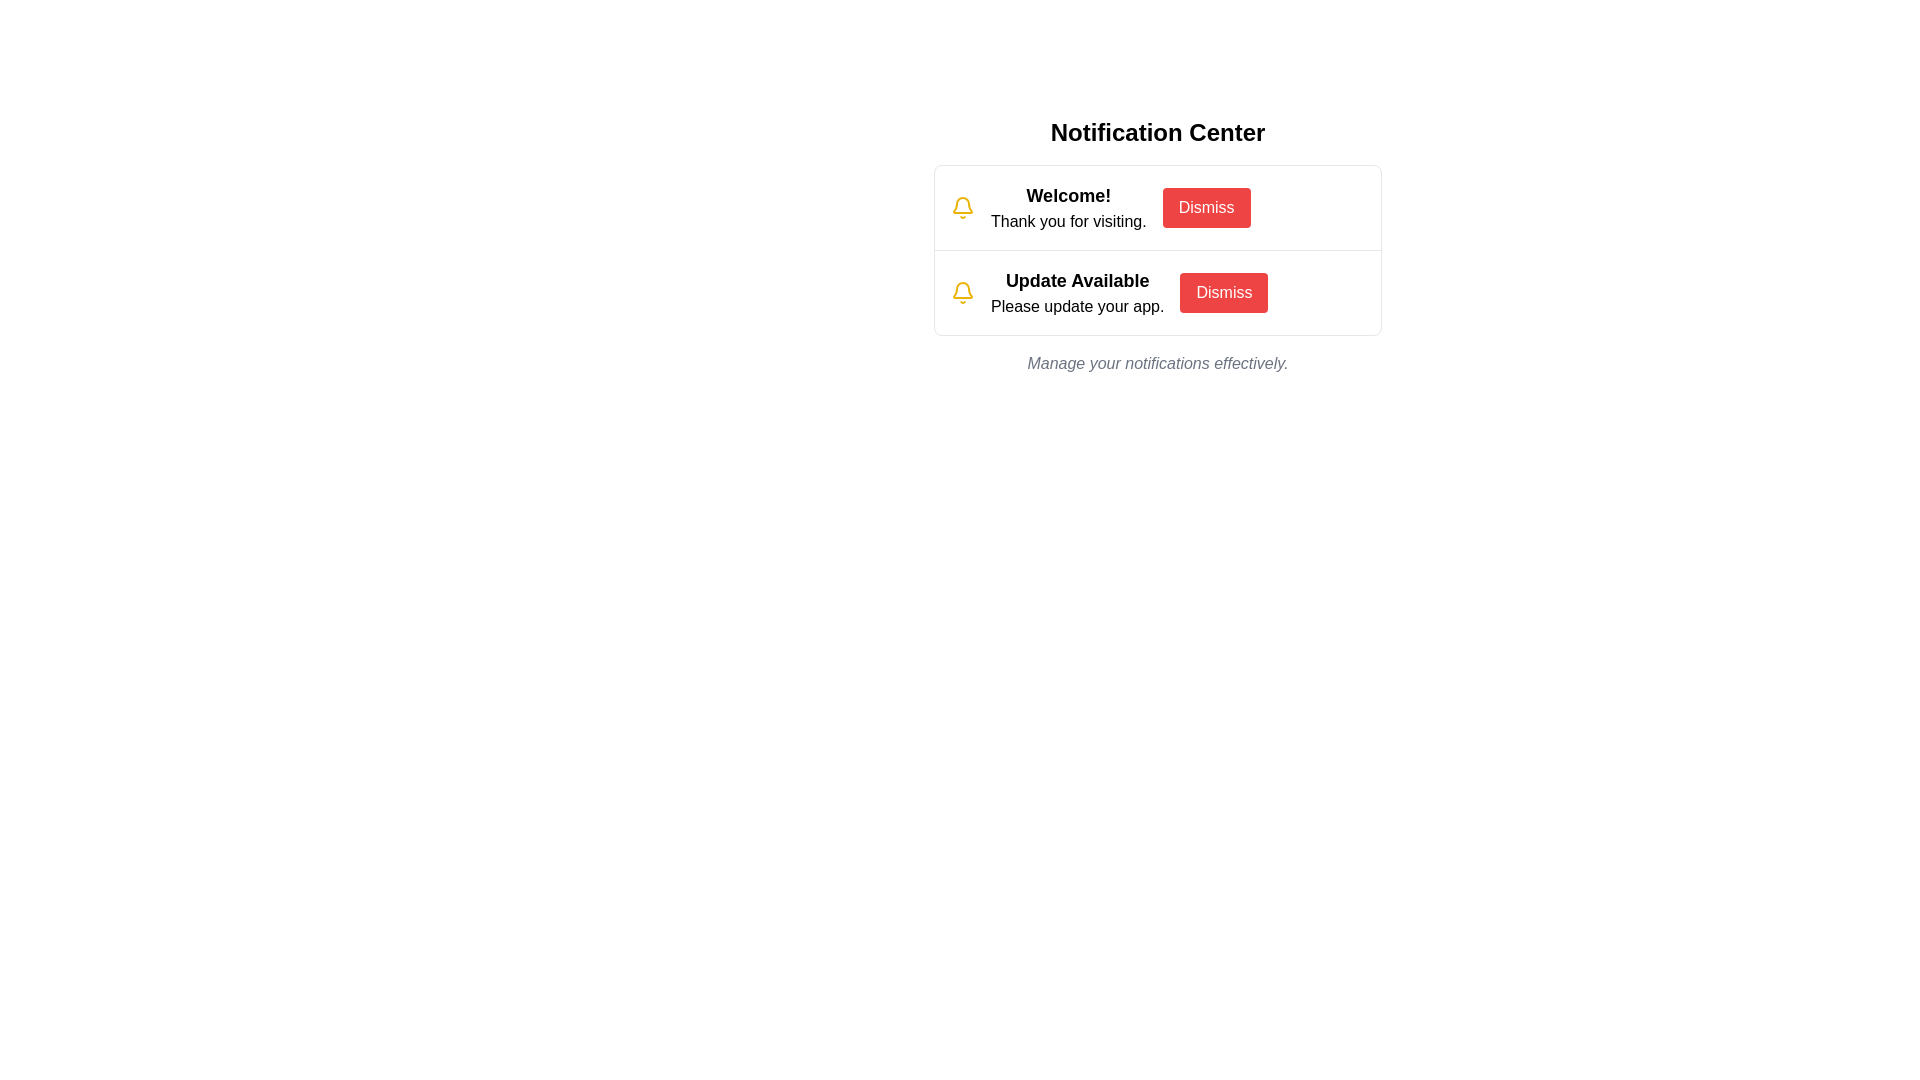 This screenshot has height=1080, width=1920. Describe the element at coordinates (1067, 196) in the screenshot. I see `the 'Welcome!' text label, which serves as the title of the notification and is positioned directly above the 'Thank you for visiting.' text` at that location.